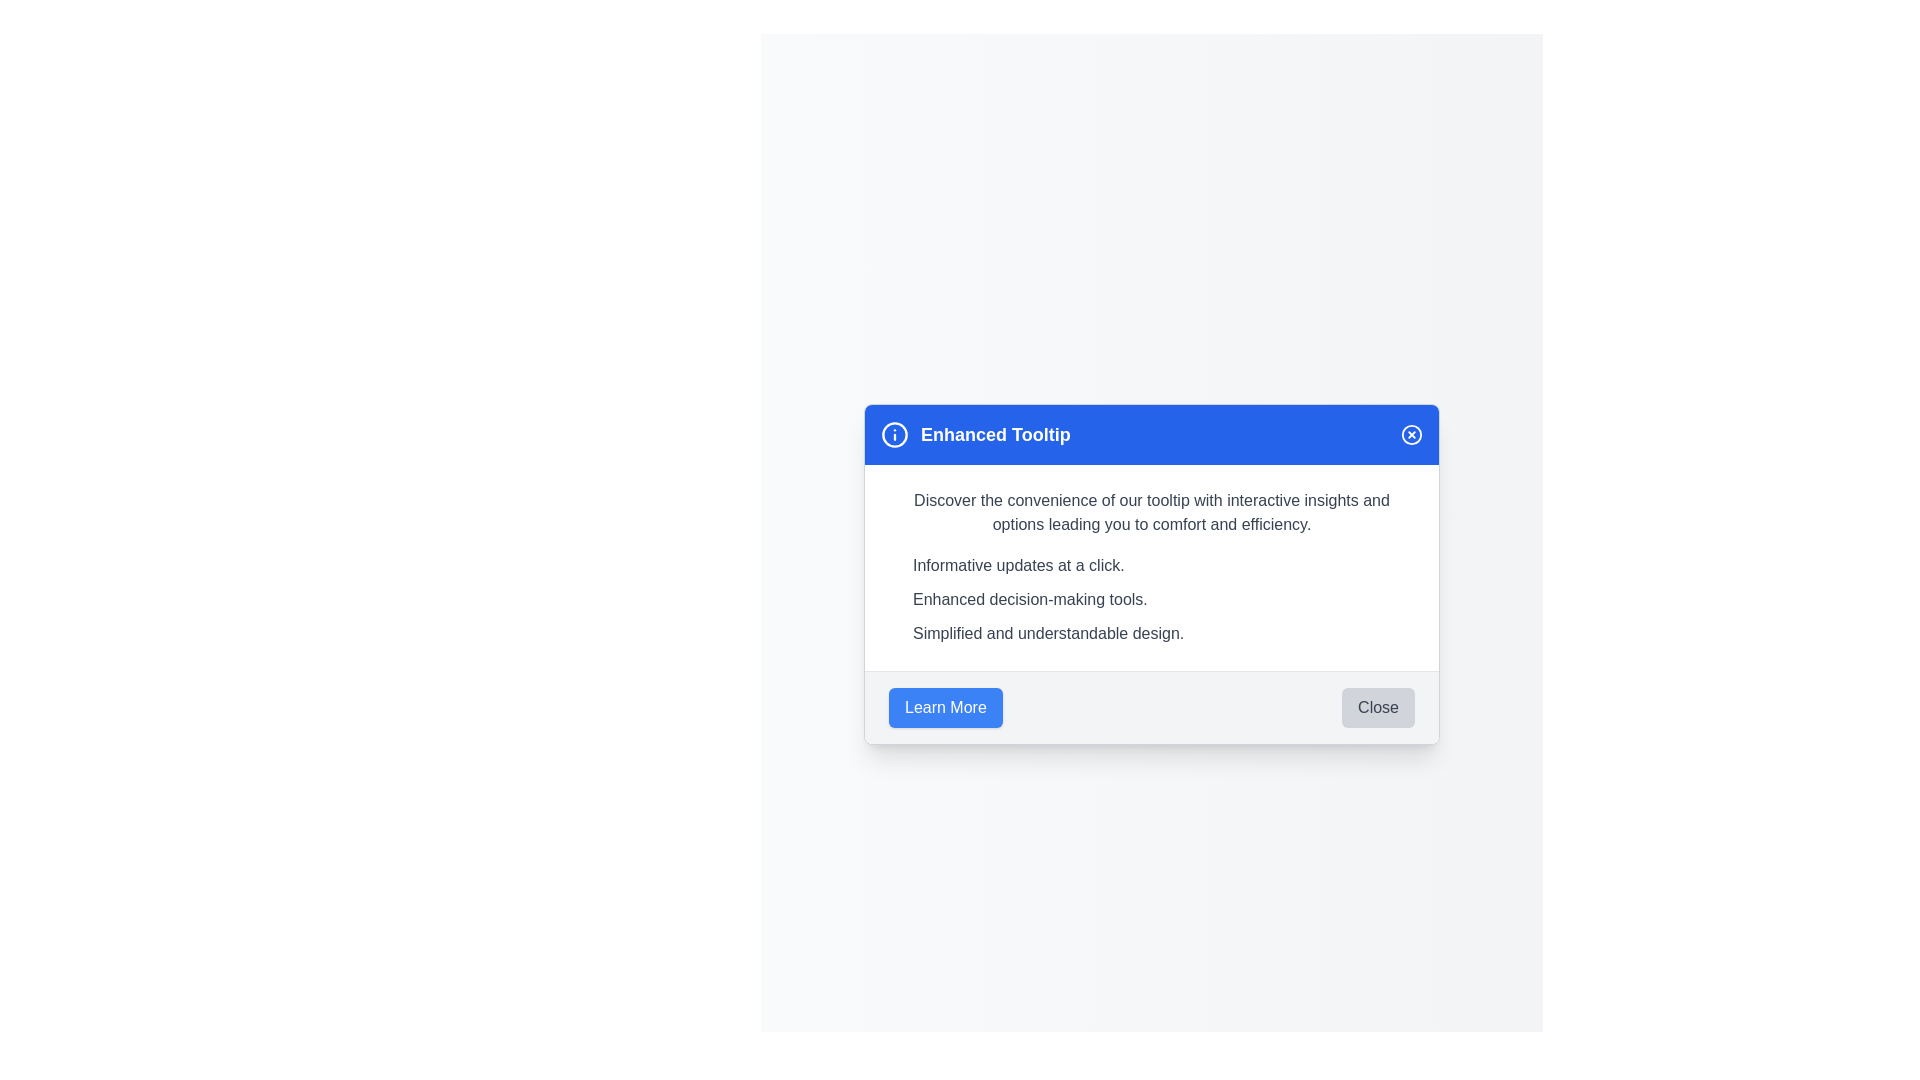  Describe the element at coordinates (944, 706) in the screenshot. I see `the blue 'Learn More' button with white text located in the bottom-left part of the footer section of the card layout` at that location.